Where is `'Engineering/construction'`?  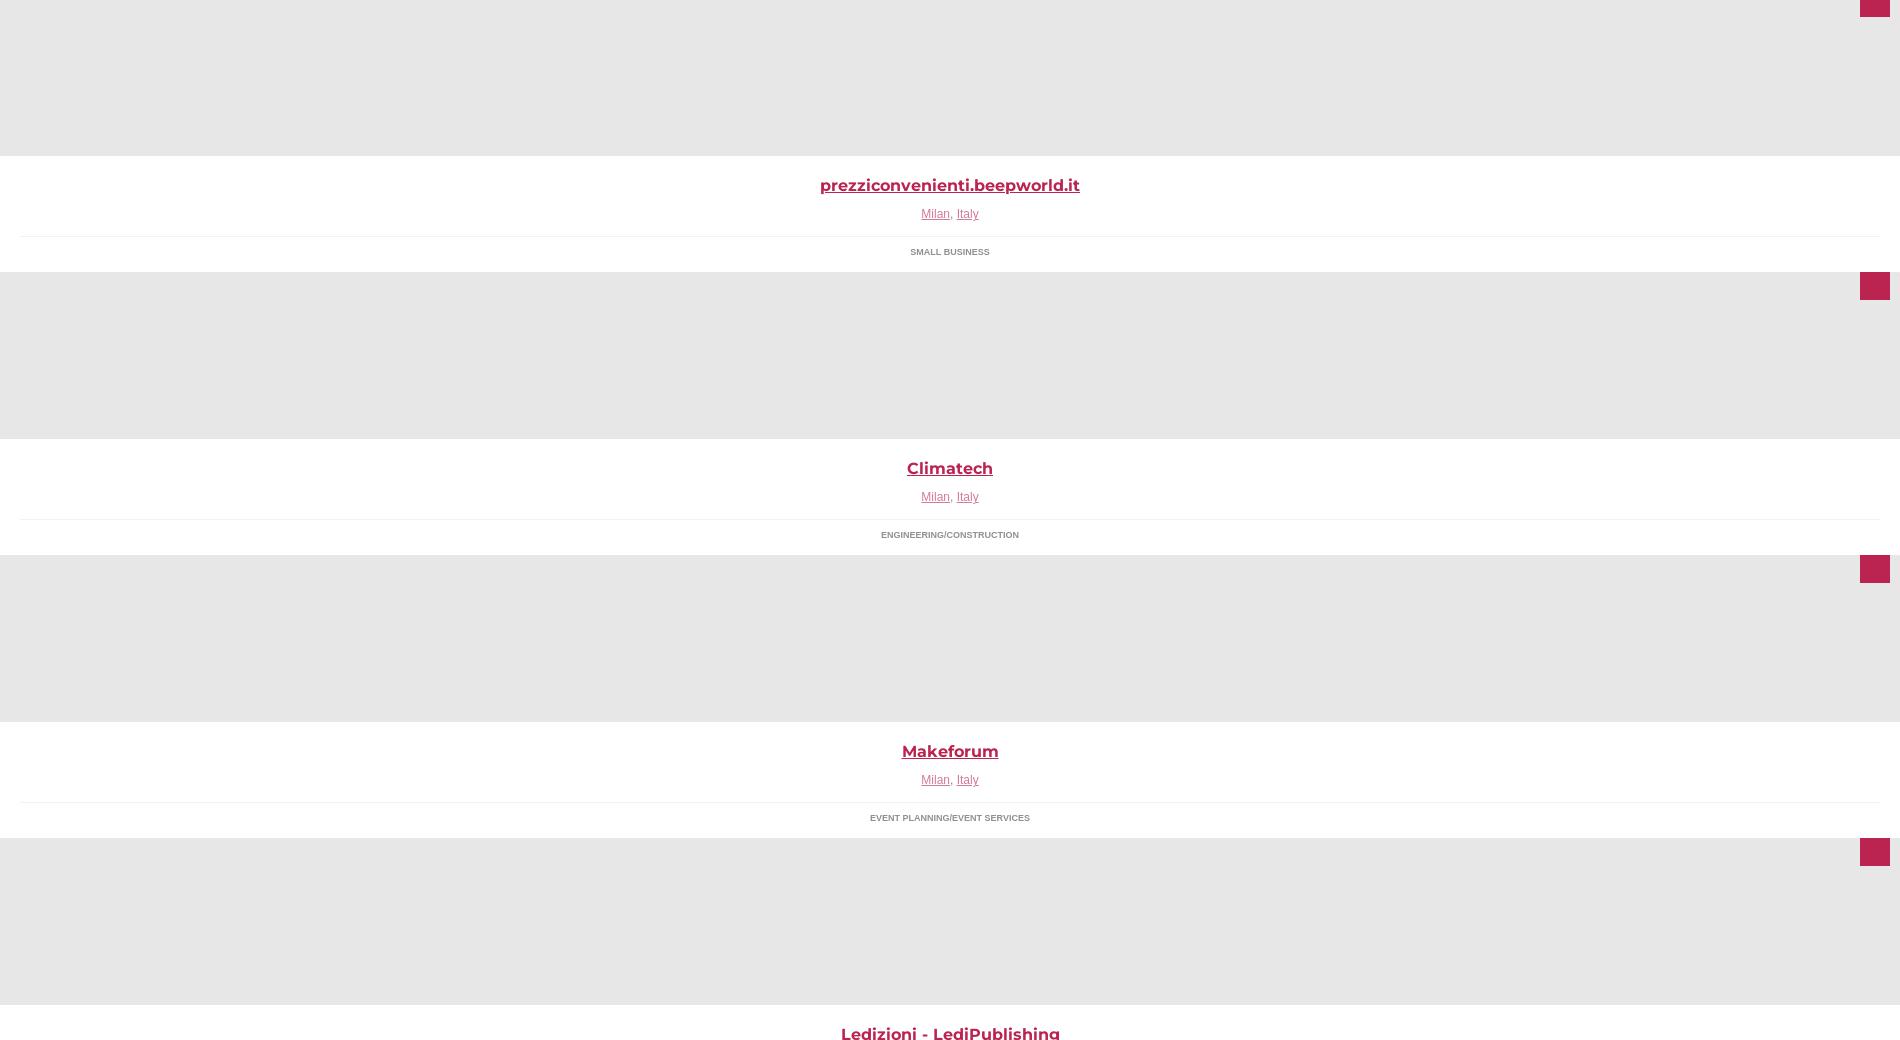 'Engineering/construction' is located at coordinates (948, 533).